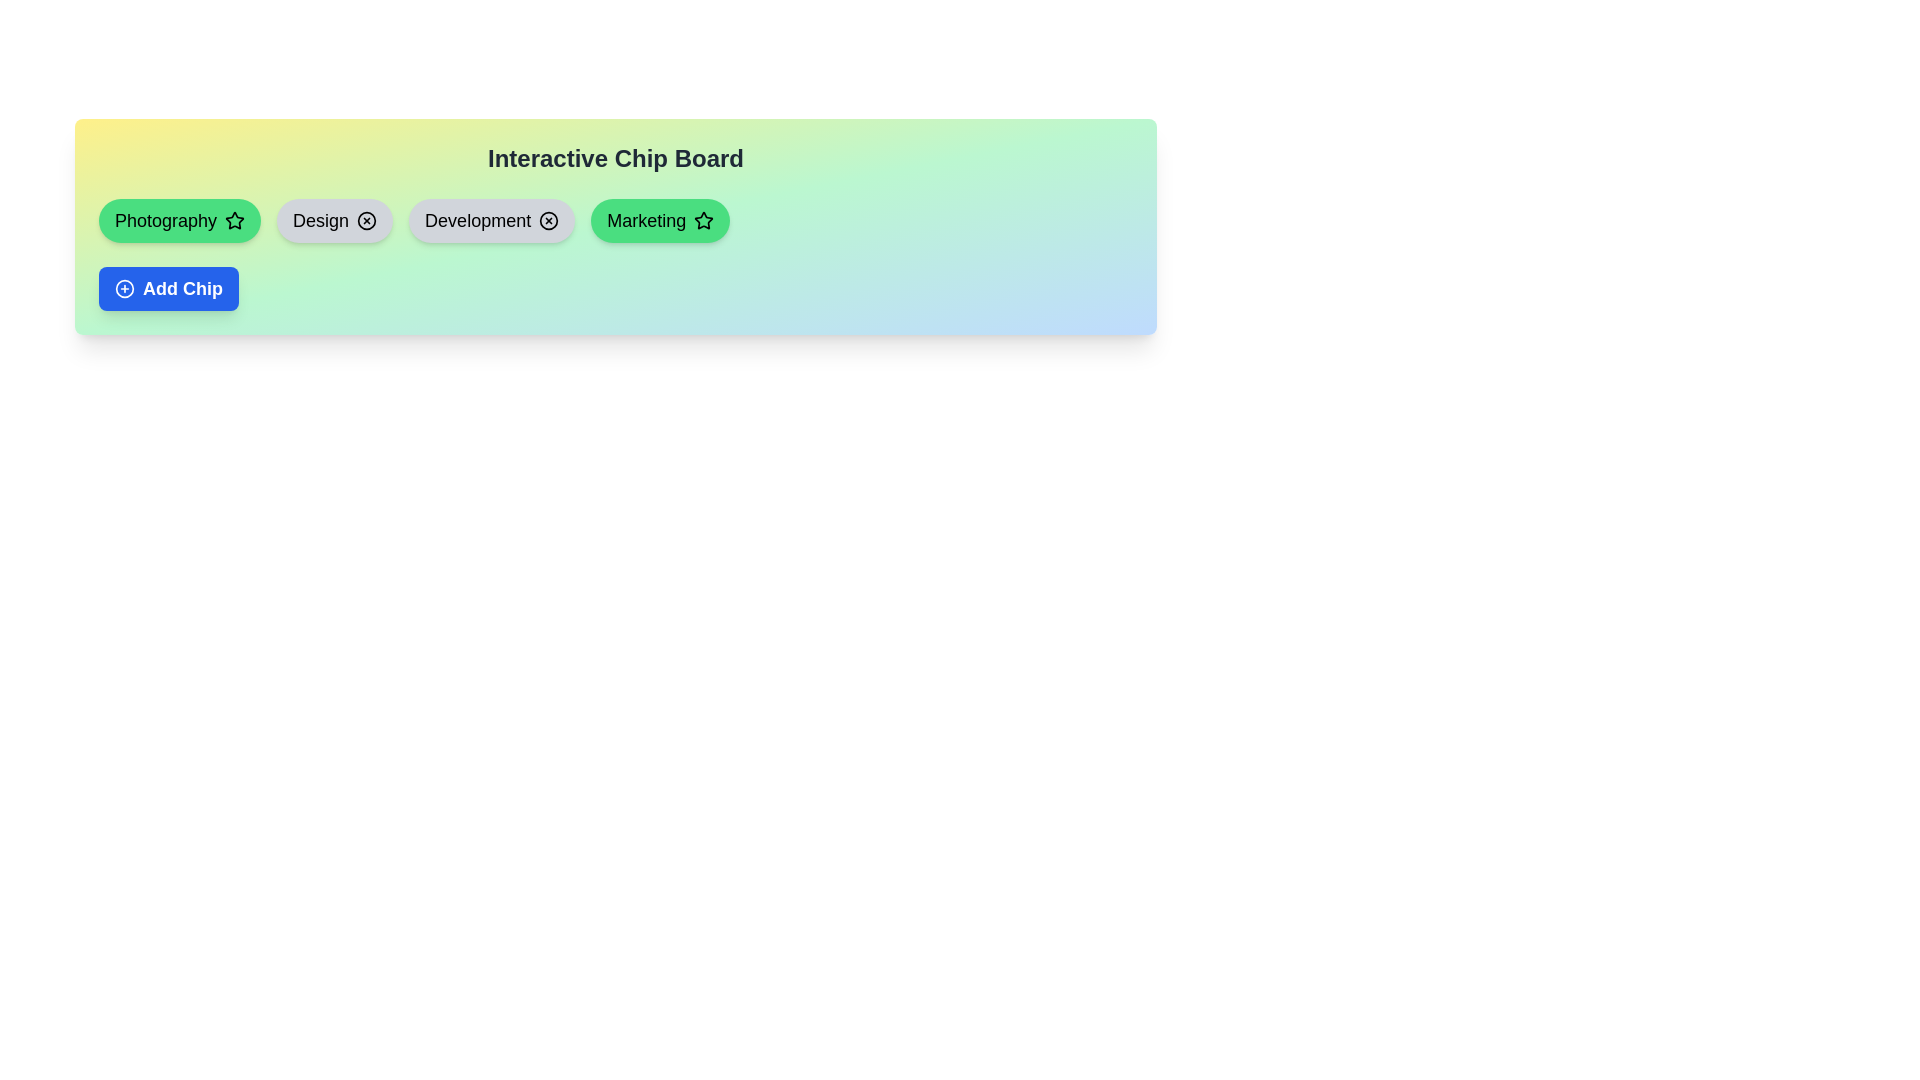 The height and width of the screenshot is (1080, 1920). I want to click on the star icon within the green 'Marketing' button, which indicates a favorite status or special categorization, so click(704, 220).